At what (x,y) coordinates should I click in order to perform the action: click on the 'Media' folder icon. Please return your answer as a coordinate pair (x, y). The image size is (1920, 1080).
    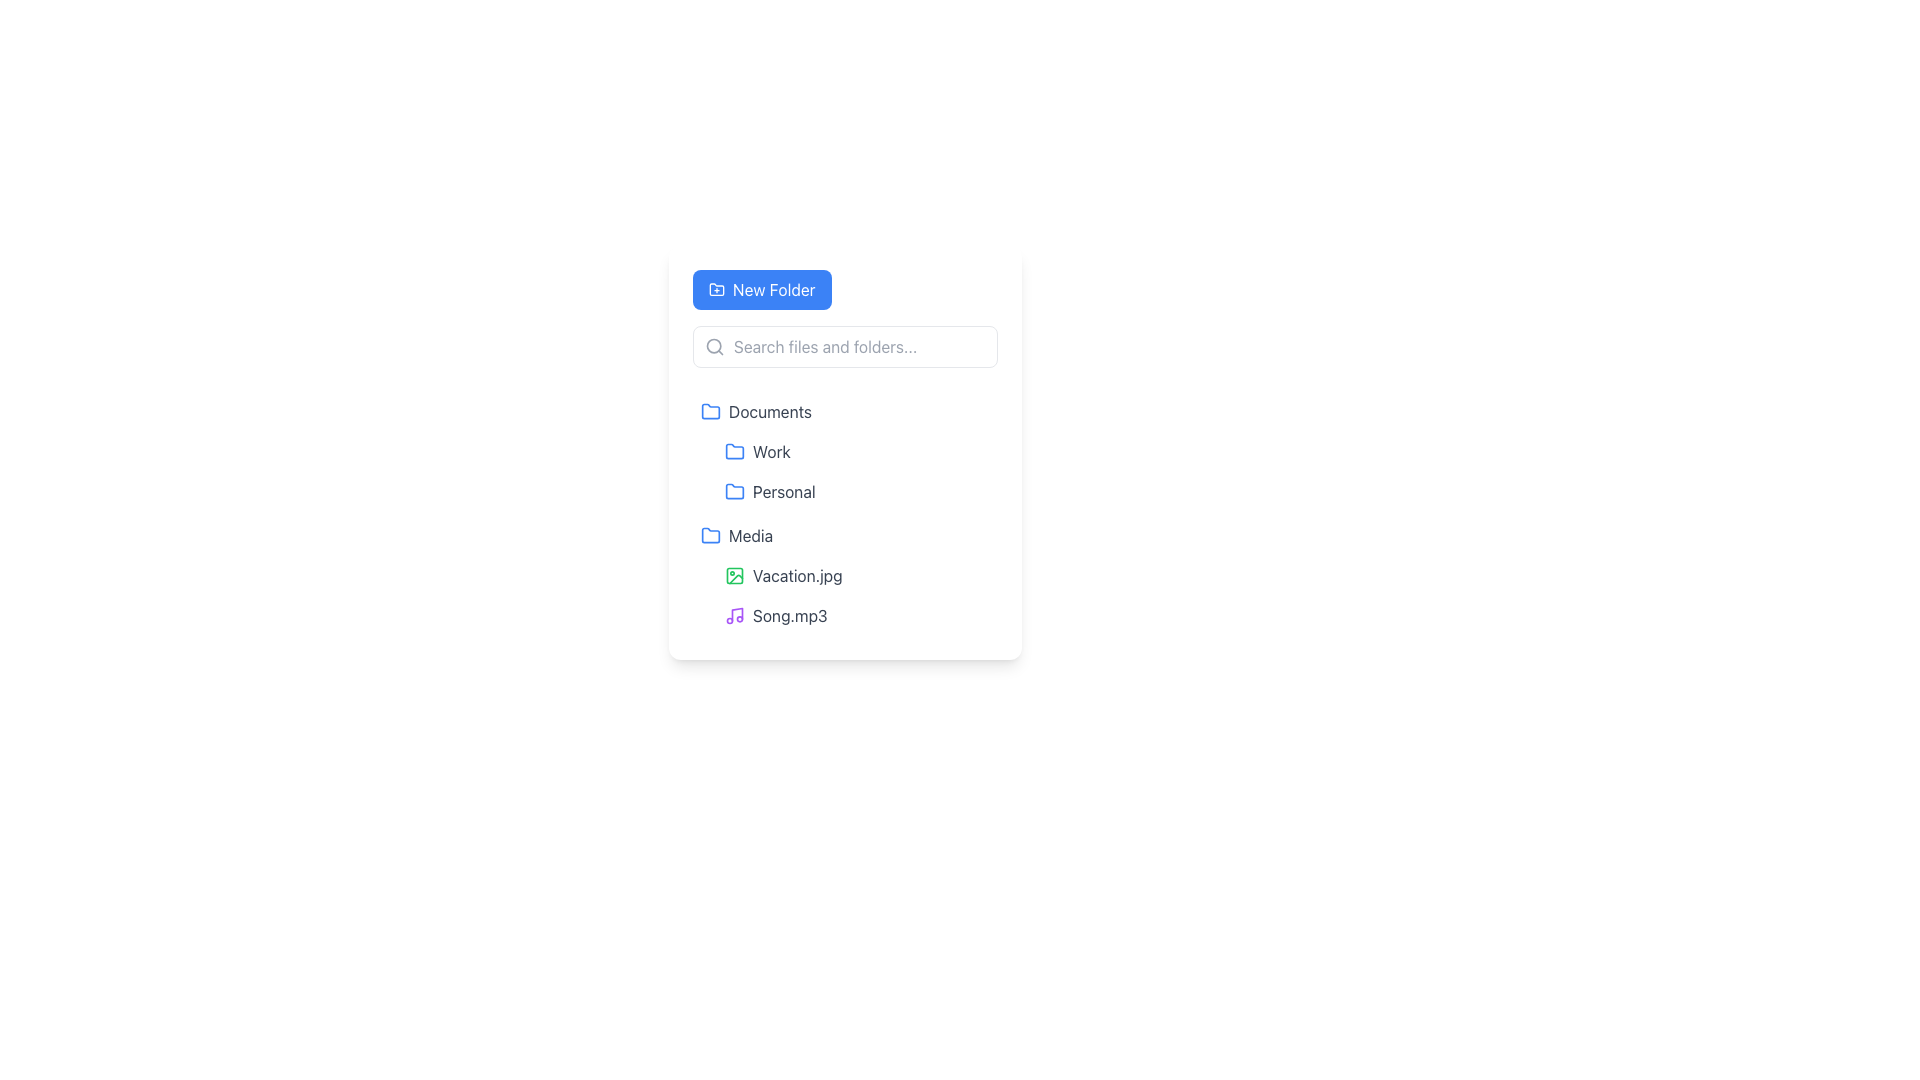
    Looking at the image, I should click on (710, 535).